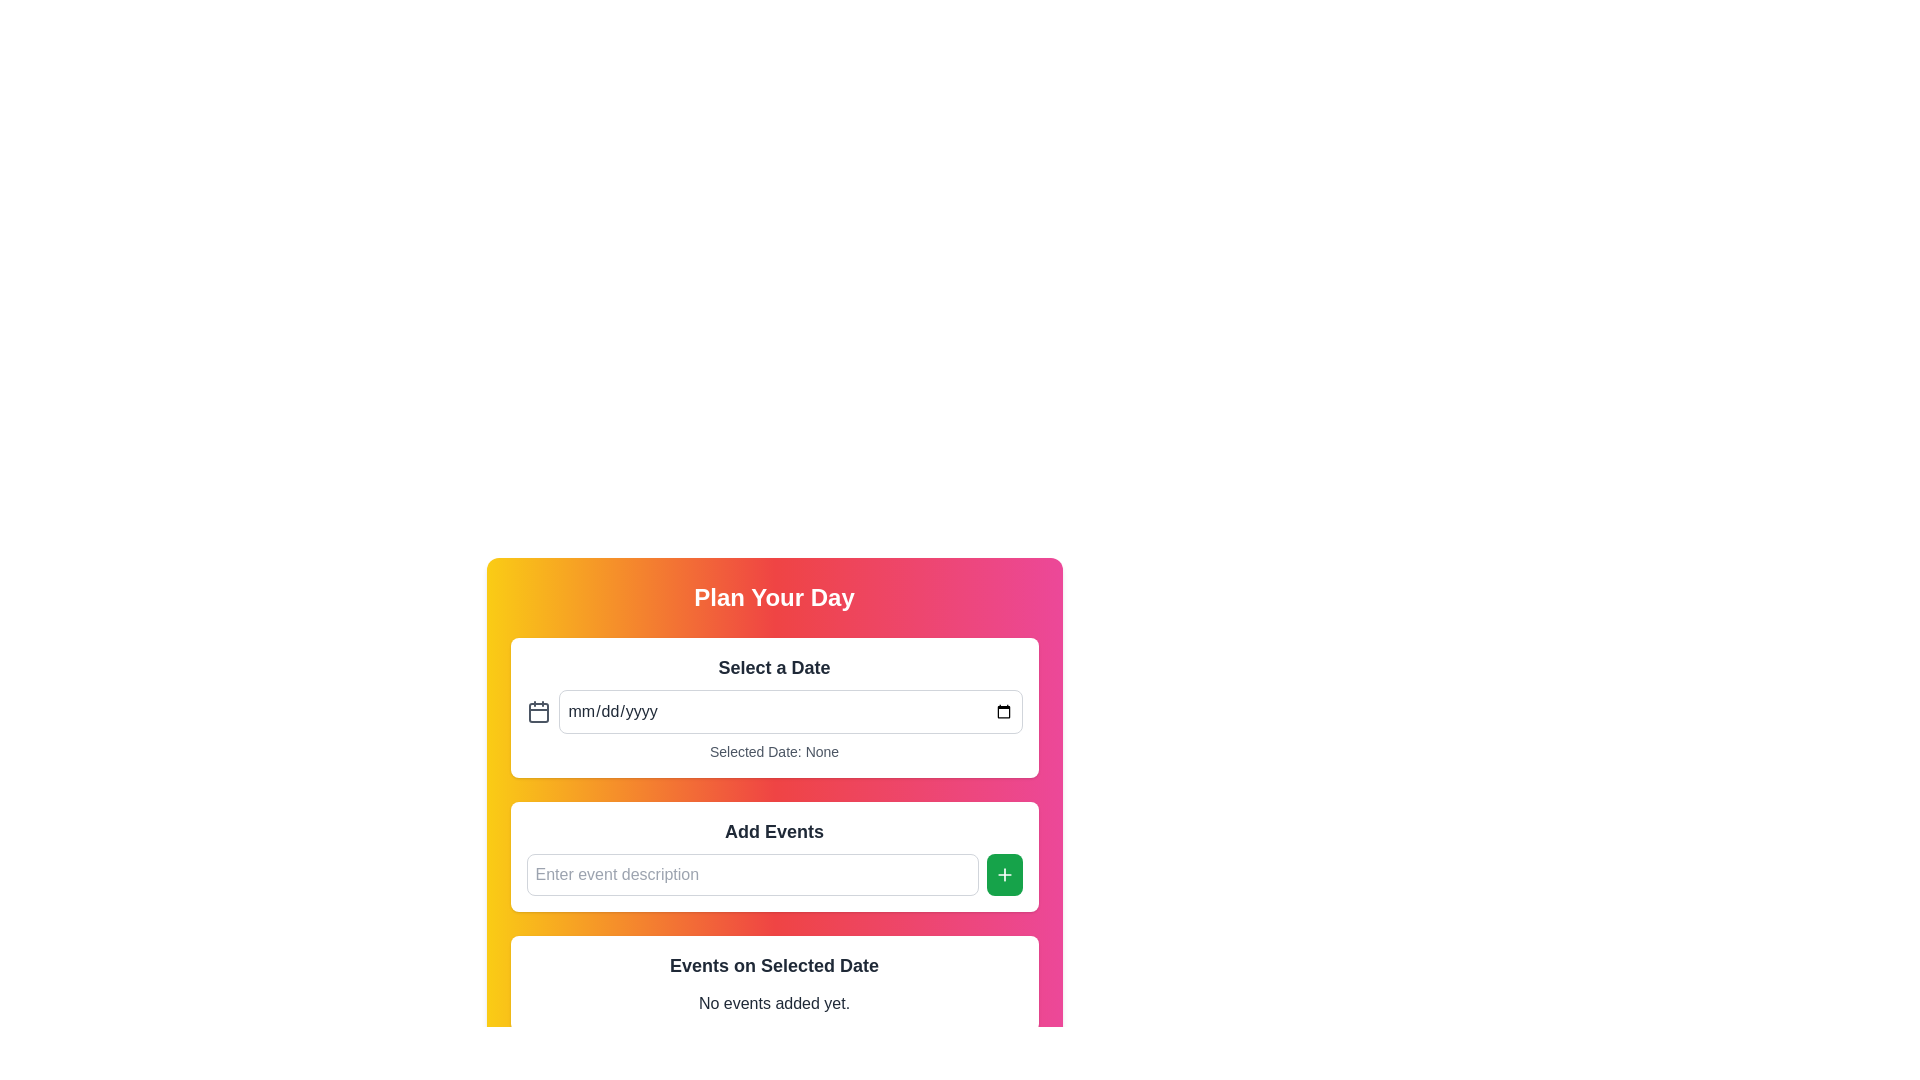 The image size is (1920, 1080). Describe the element at coordinates (538, 712) in the screenshot. I see `the central area of the SVG graphical rectangle representing the date or content area of the calendar icon, which is located to the left of the 'Select a Date' input field` at that location.